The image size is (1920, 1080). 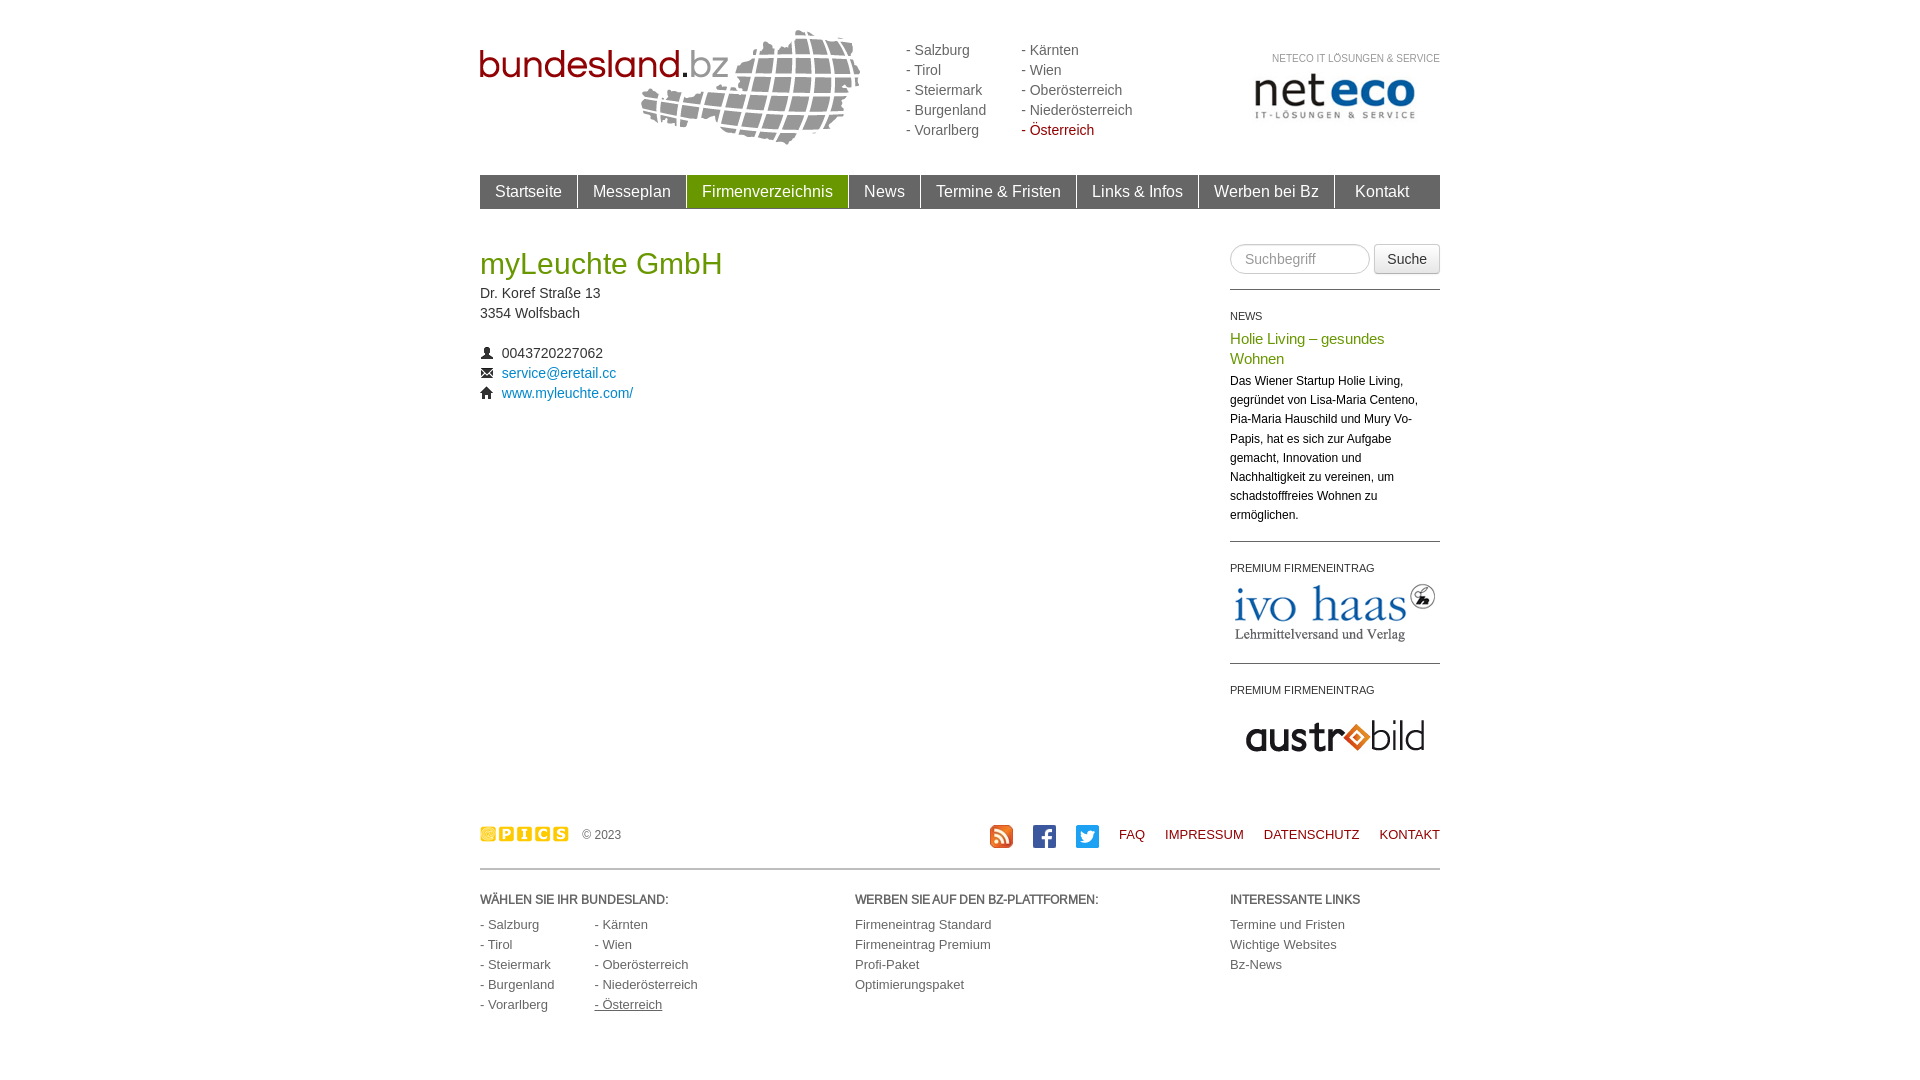 What do you see at coordinates (1283, 943) in the screenshot?
I see `'Wichtige Websites'` at bounding box center [1283, 943].